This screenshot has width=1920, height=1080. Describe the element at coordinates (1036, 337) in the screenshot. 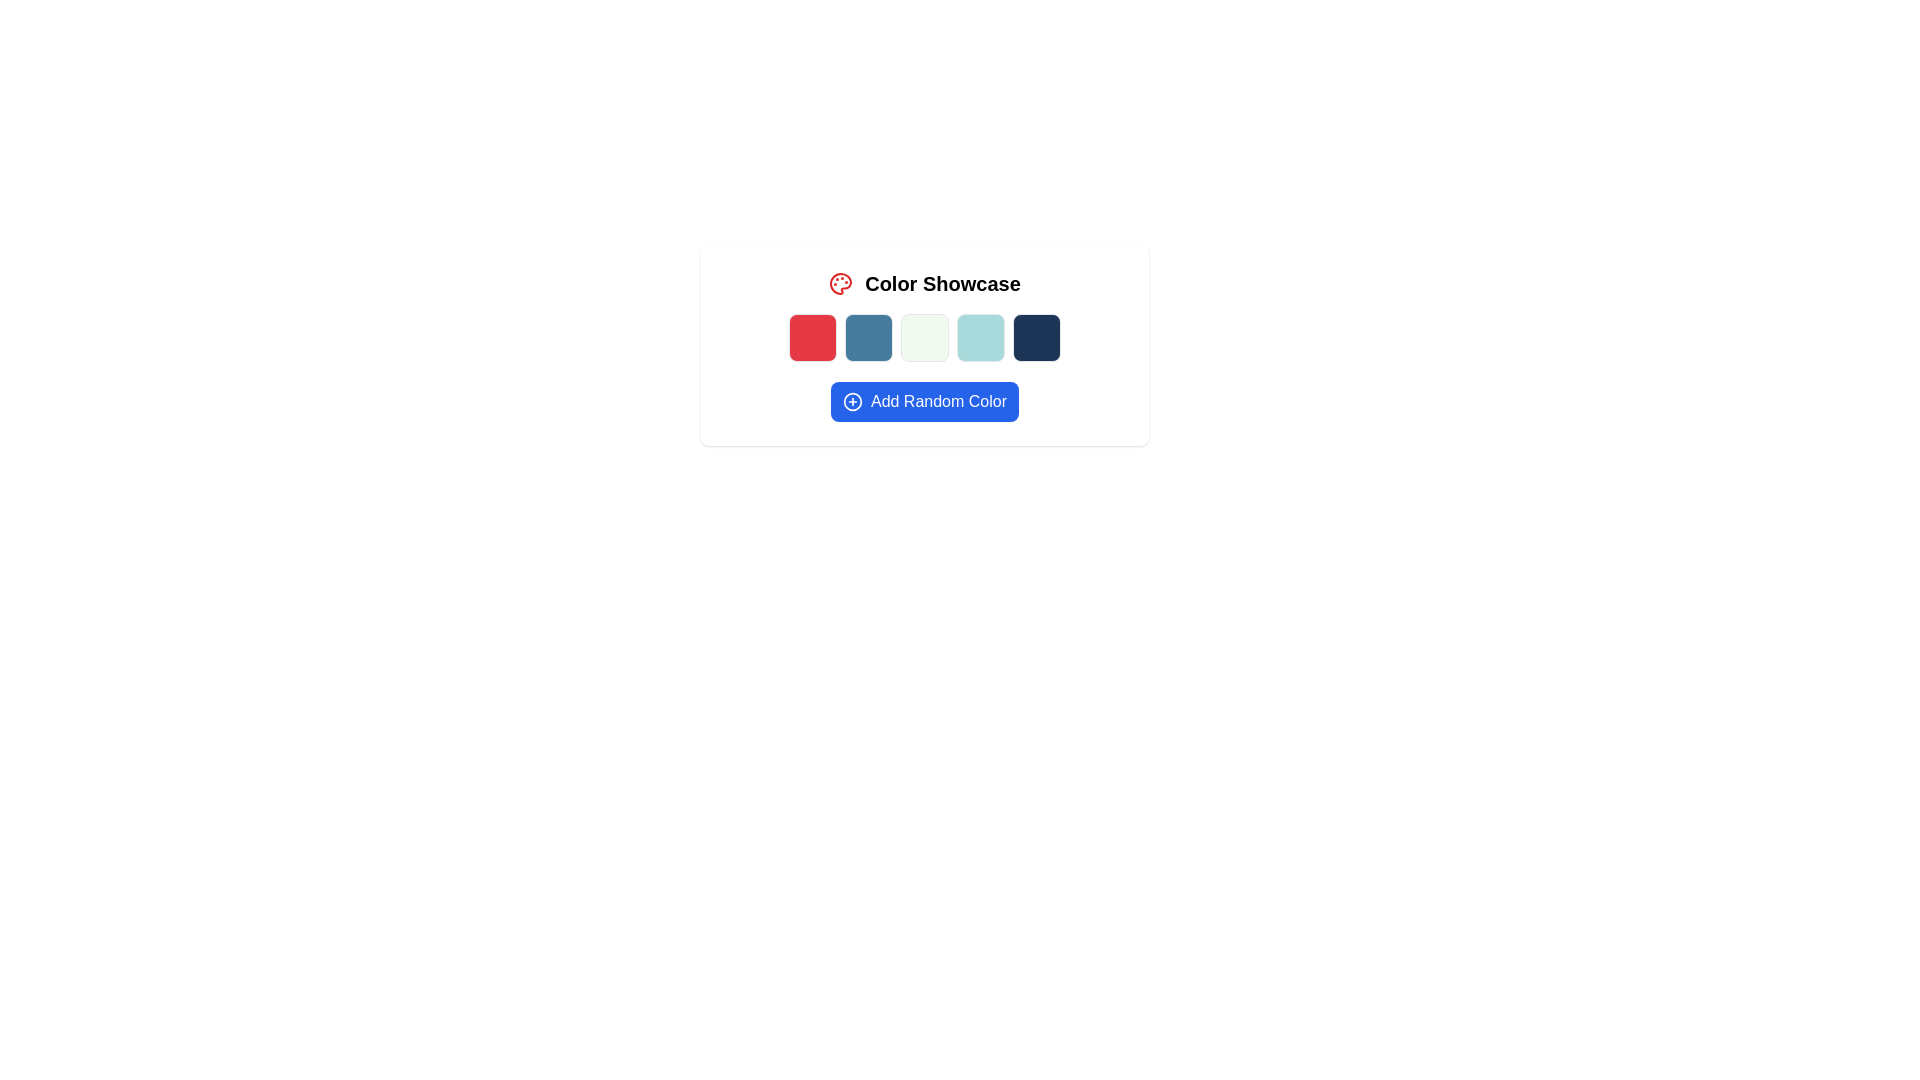

I see `the fifth and last static color swatch tile located at the bottom center of the layout` at that location.